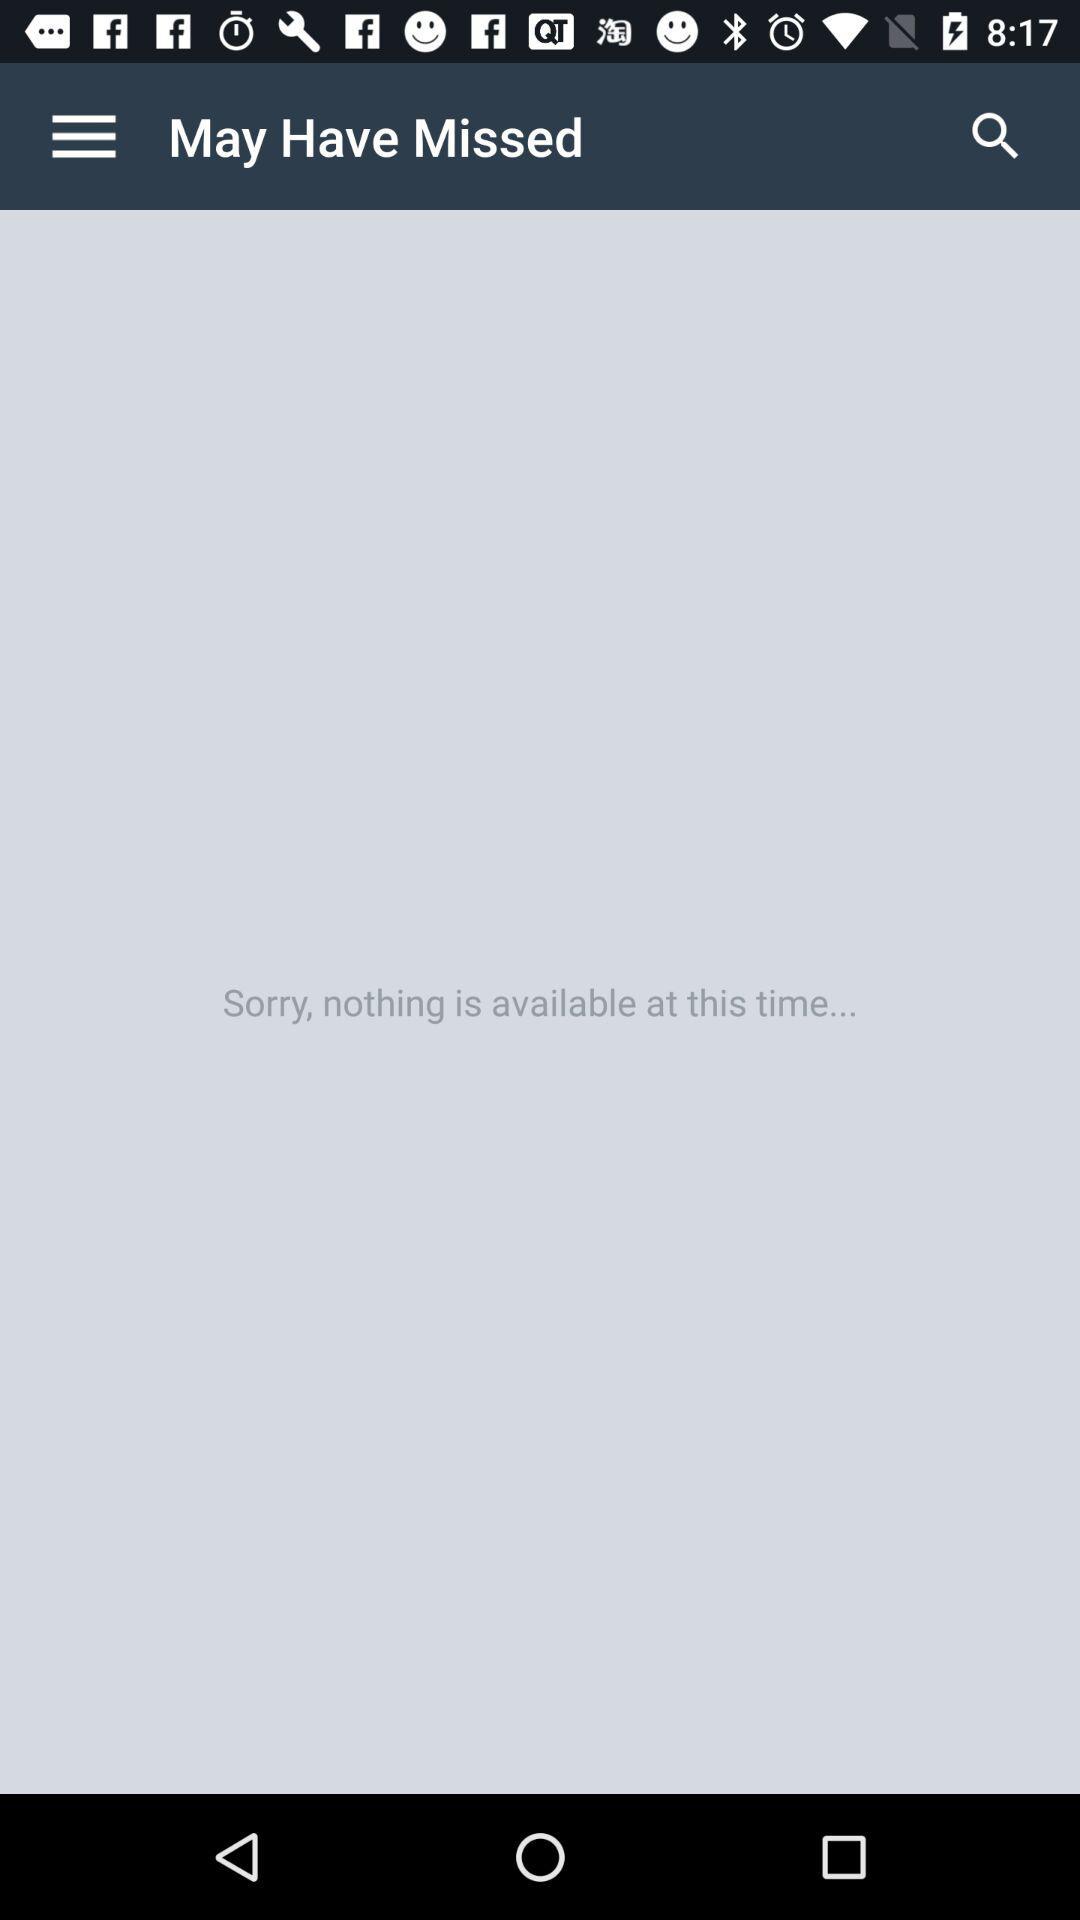 The image size is (1080, 1920). I want to click on the icon above the sorry nothing is, so click(104, 135).